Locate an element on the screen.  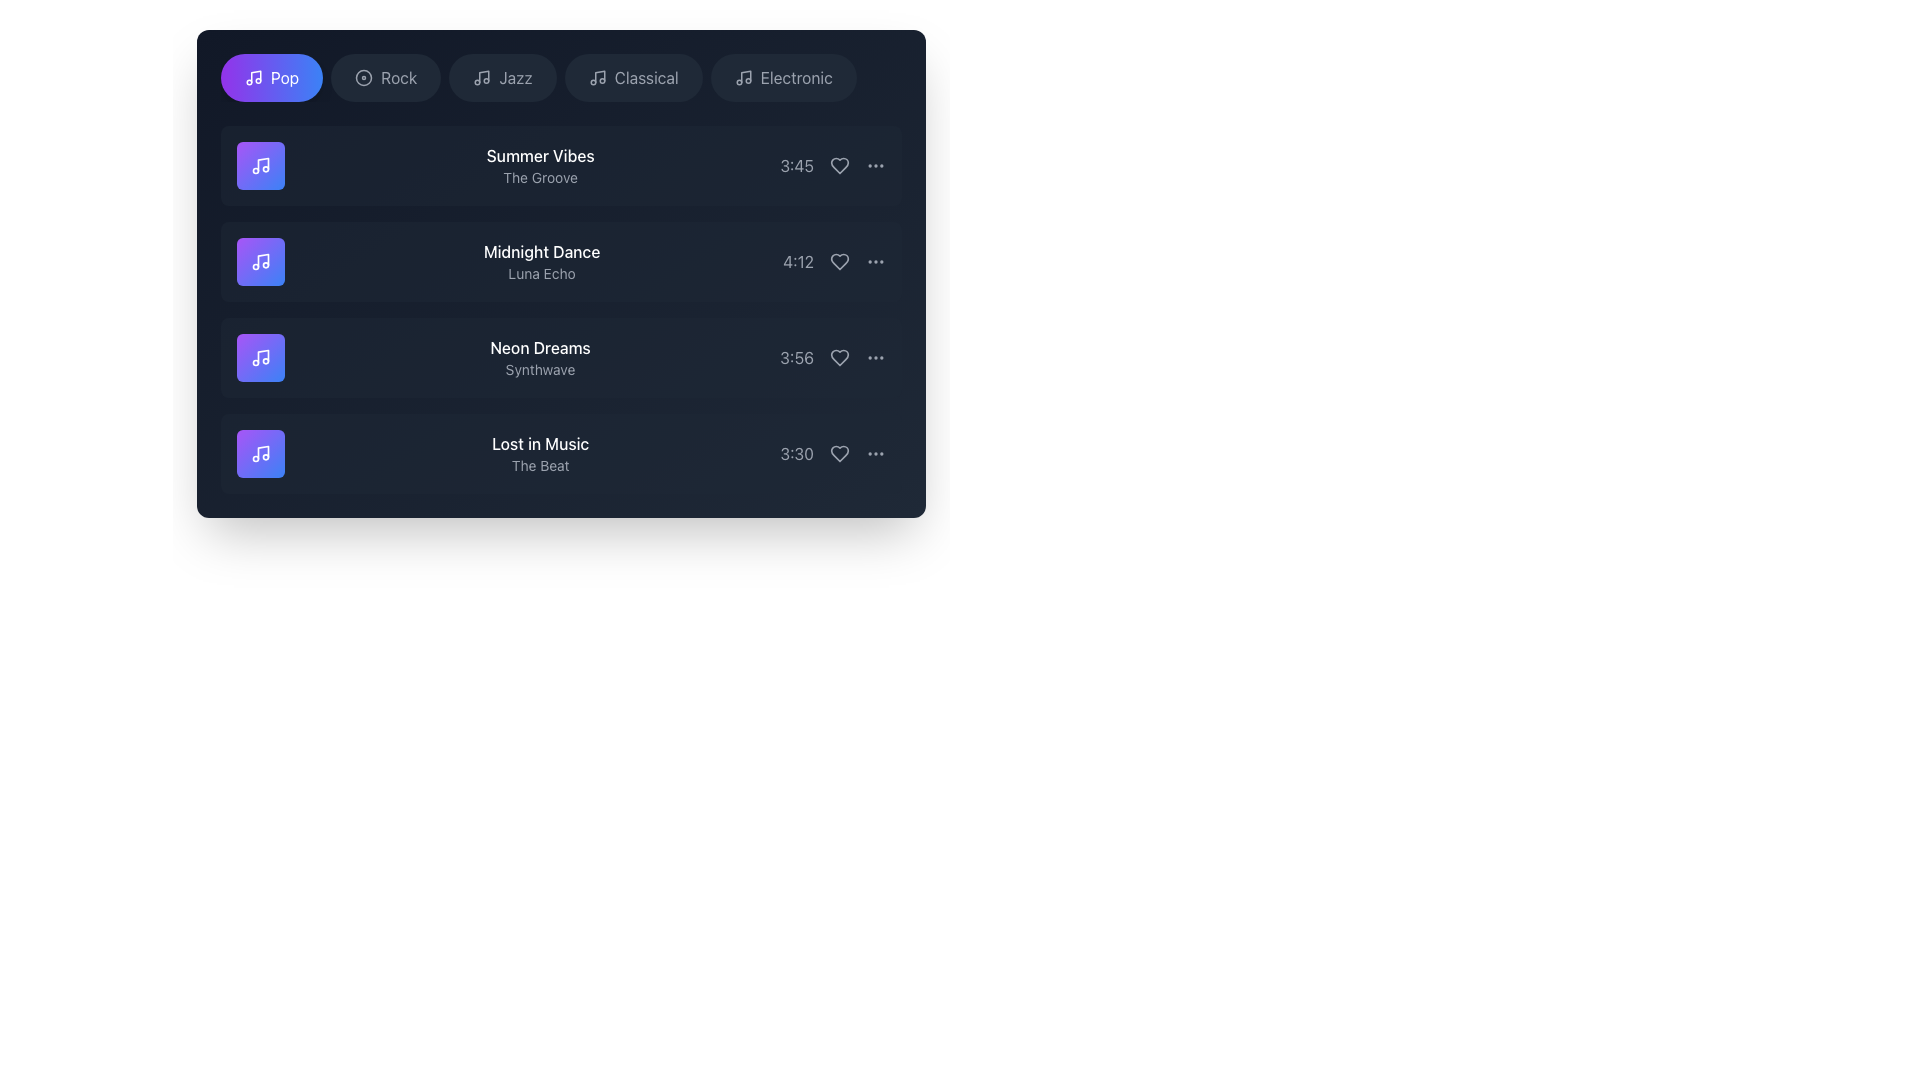
the Interactive icon, which serves as a 'favorite' or 'like' button is located at coordinates (840, 357).